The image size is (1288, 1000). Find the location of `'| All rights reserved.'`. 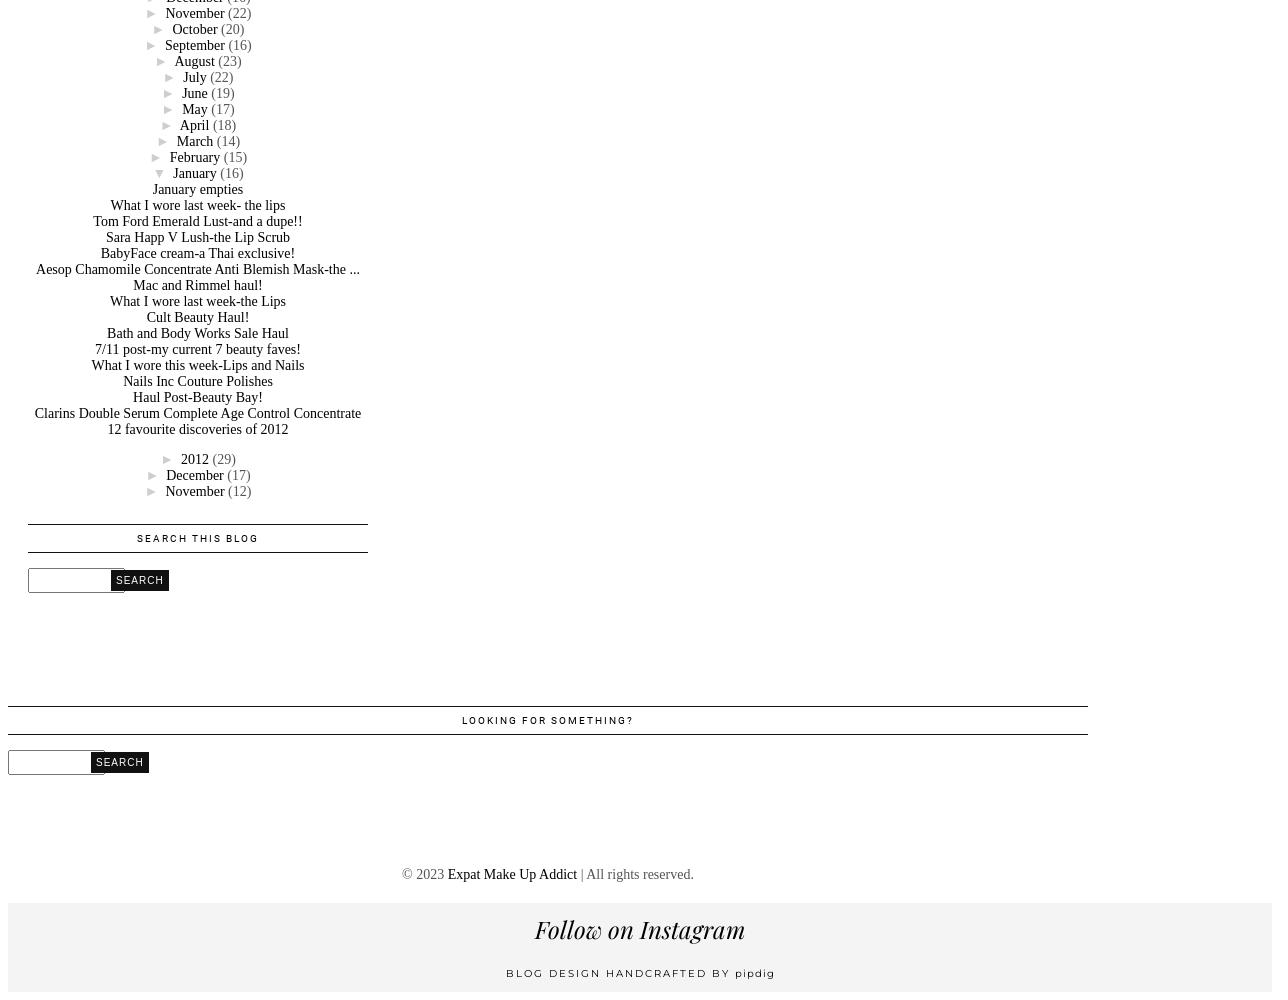

'| All rights reserved.' is located at coordinates (634, 872).